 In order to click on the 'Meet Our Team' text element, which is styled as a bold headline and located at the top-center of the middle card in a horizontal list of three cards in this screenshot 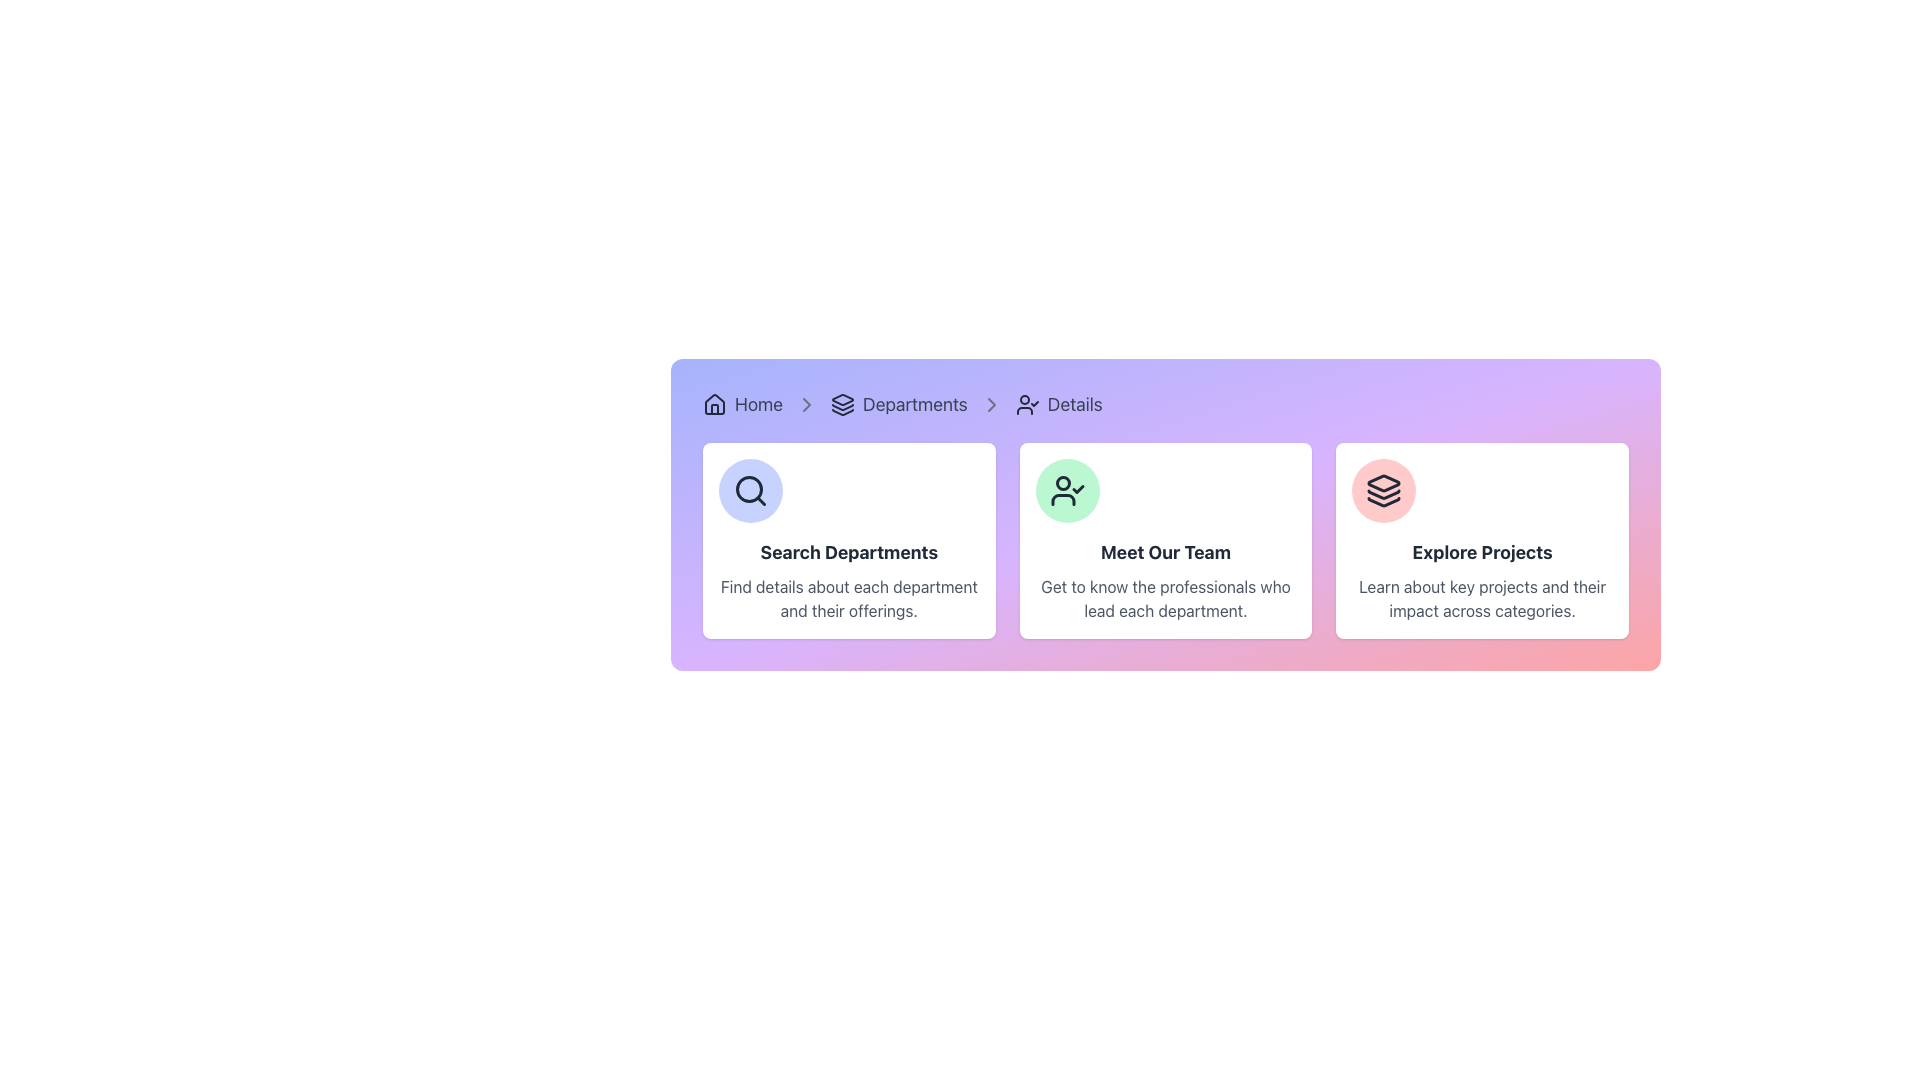, I will do `click(1166, 552)`.